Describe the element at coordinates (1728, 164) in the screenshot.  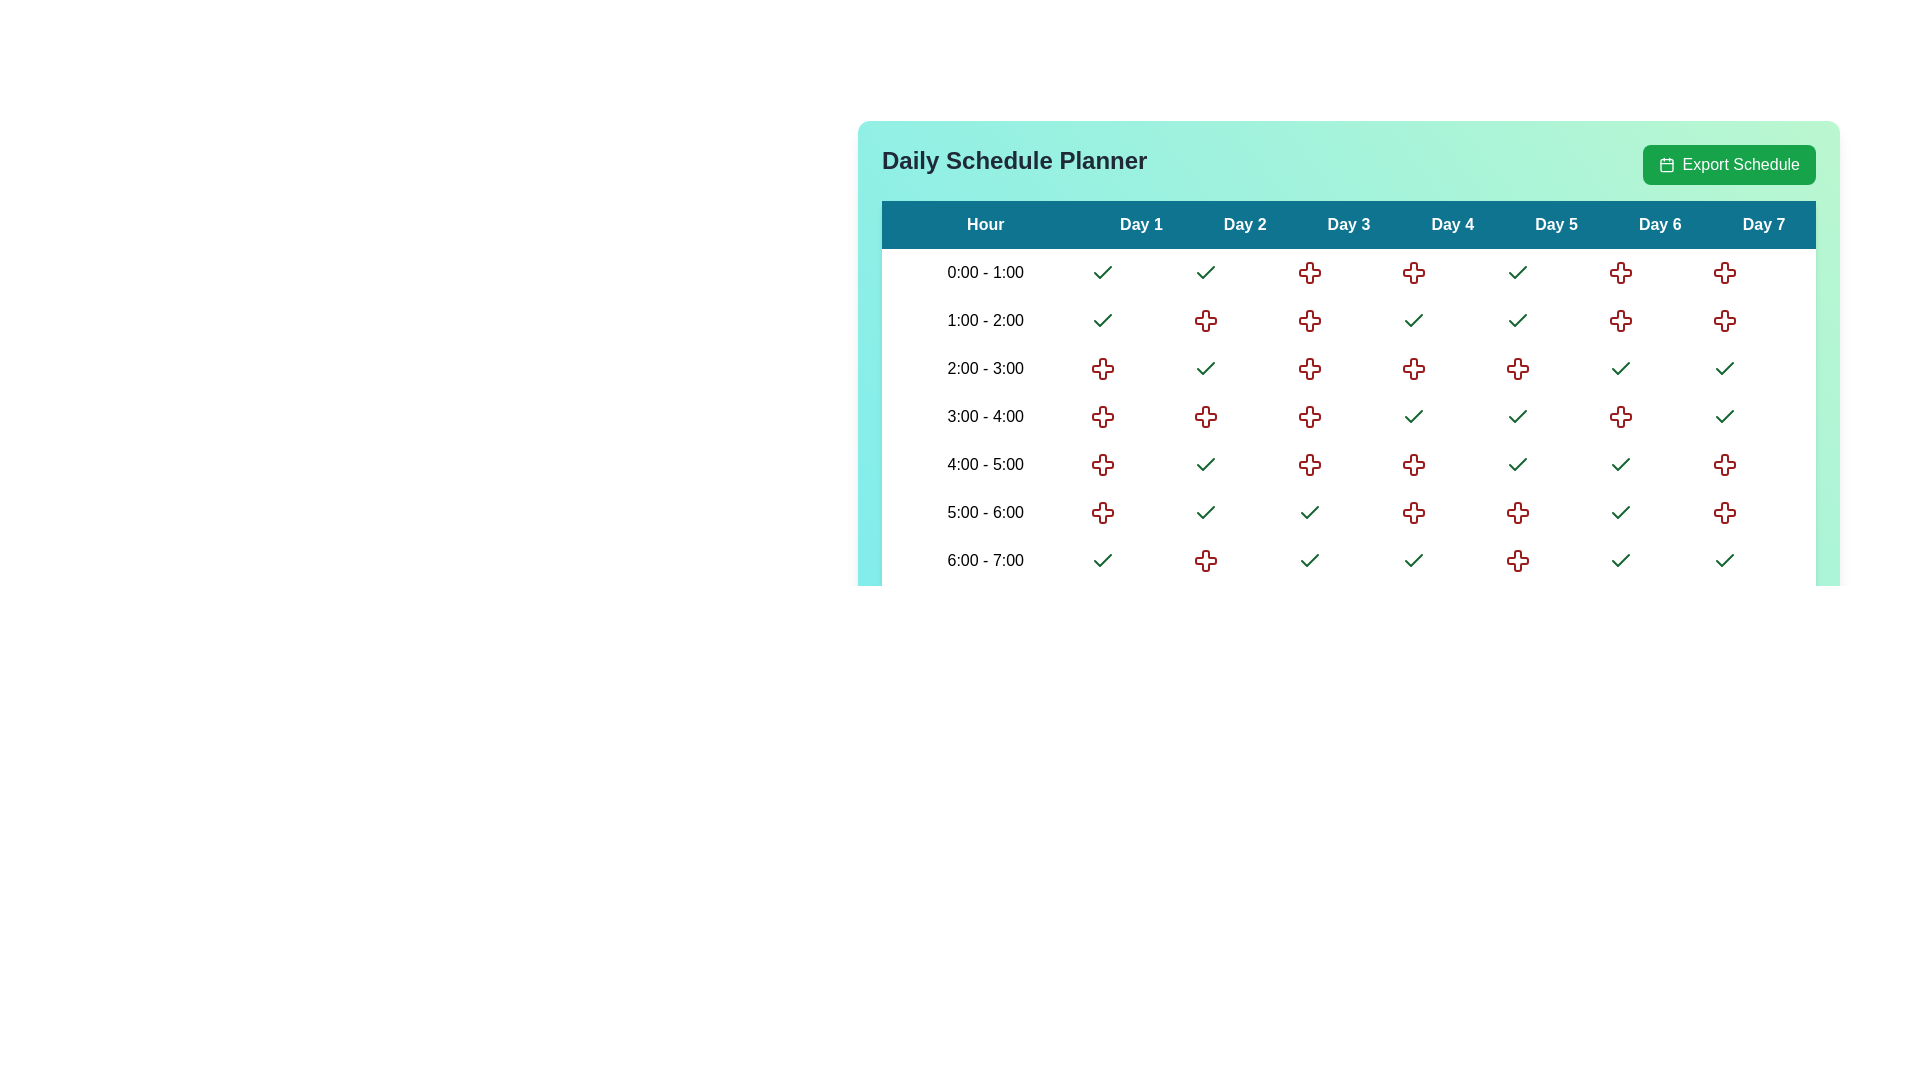
I see `'Export Schedule' button` at that location.